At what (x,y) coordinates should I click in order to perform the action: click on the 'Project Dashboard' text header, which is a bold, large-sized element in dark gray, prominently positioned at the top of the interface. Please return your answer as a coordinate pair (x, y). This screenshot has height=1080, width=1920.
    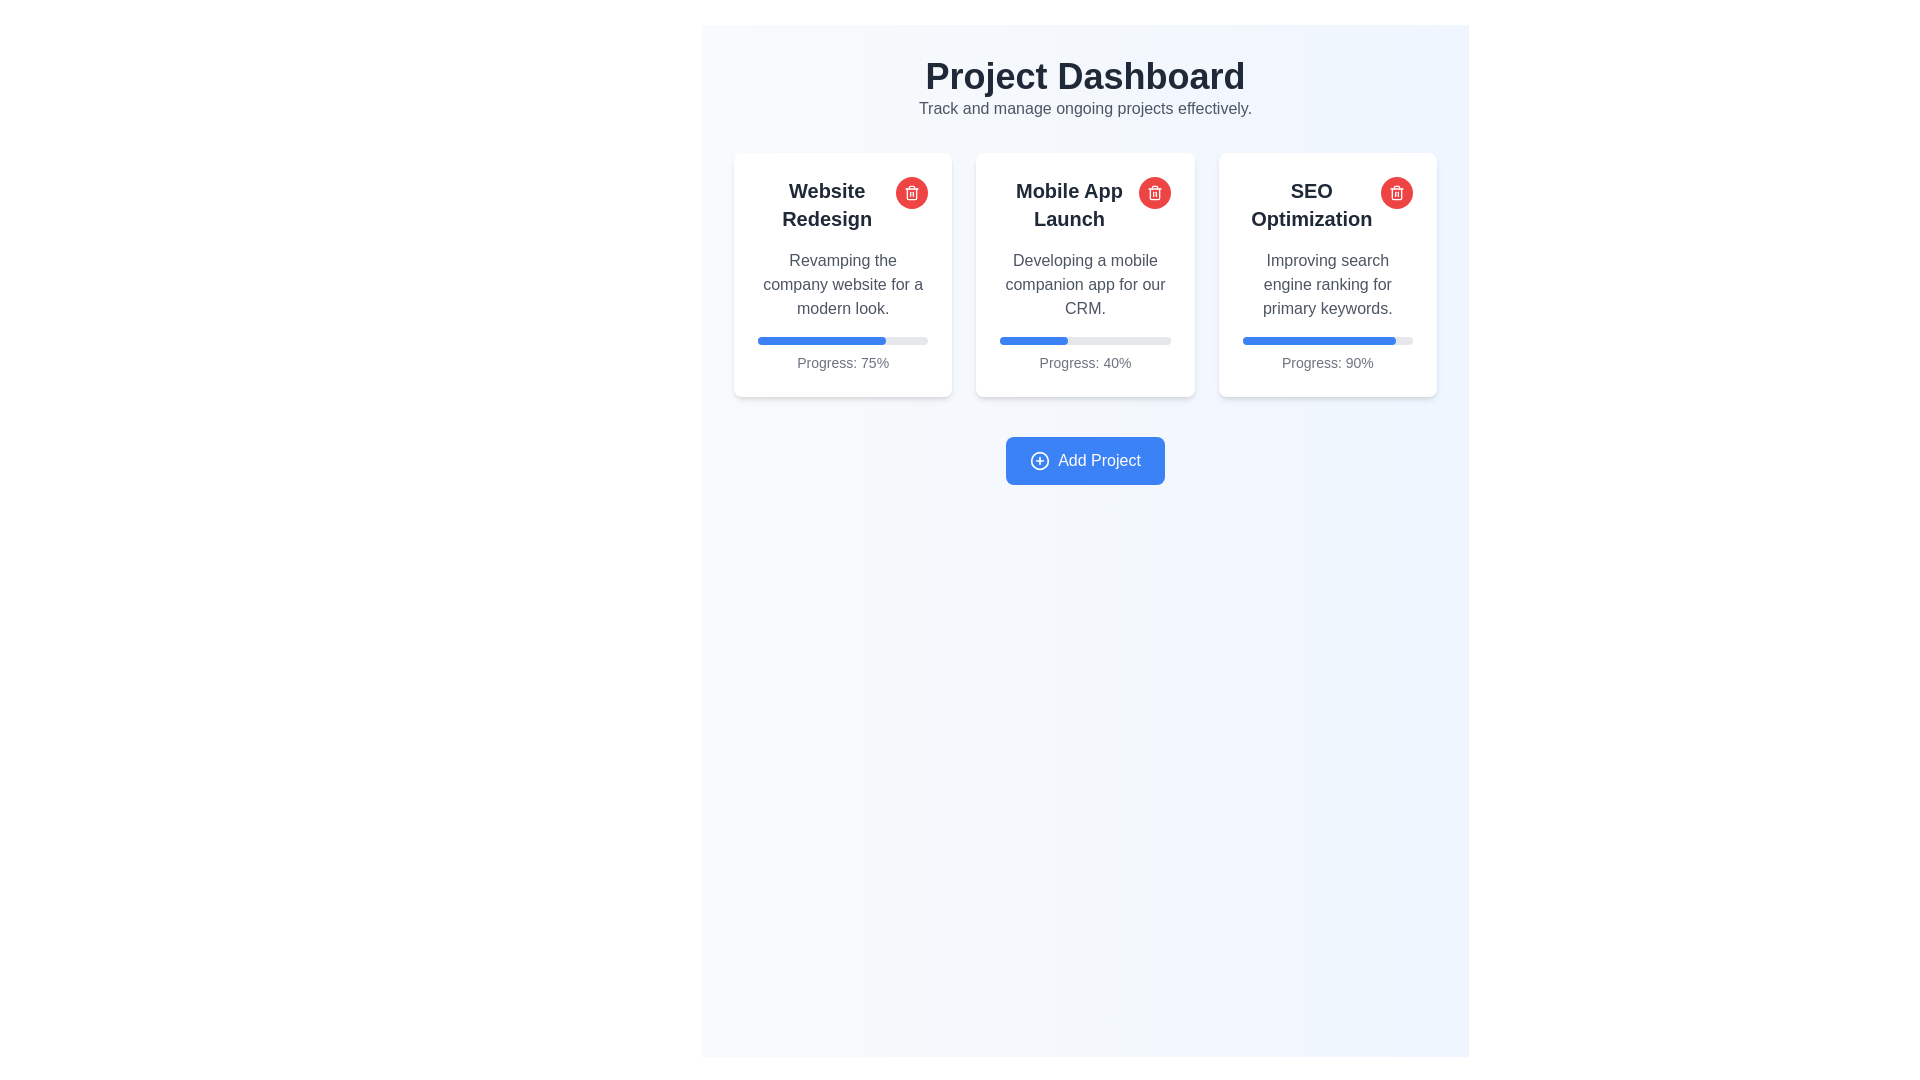
    Looking at the image, I should click on (1084, 76).